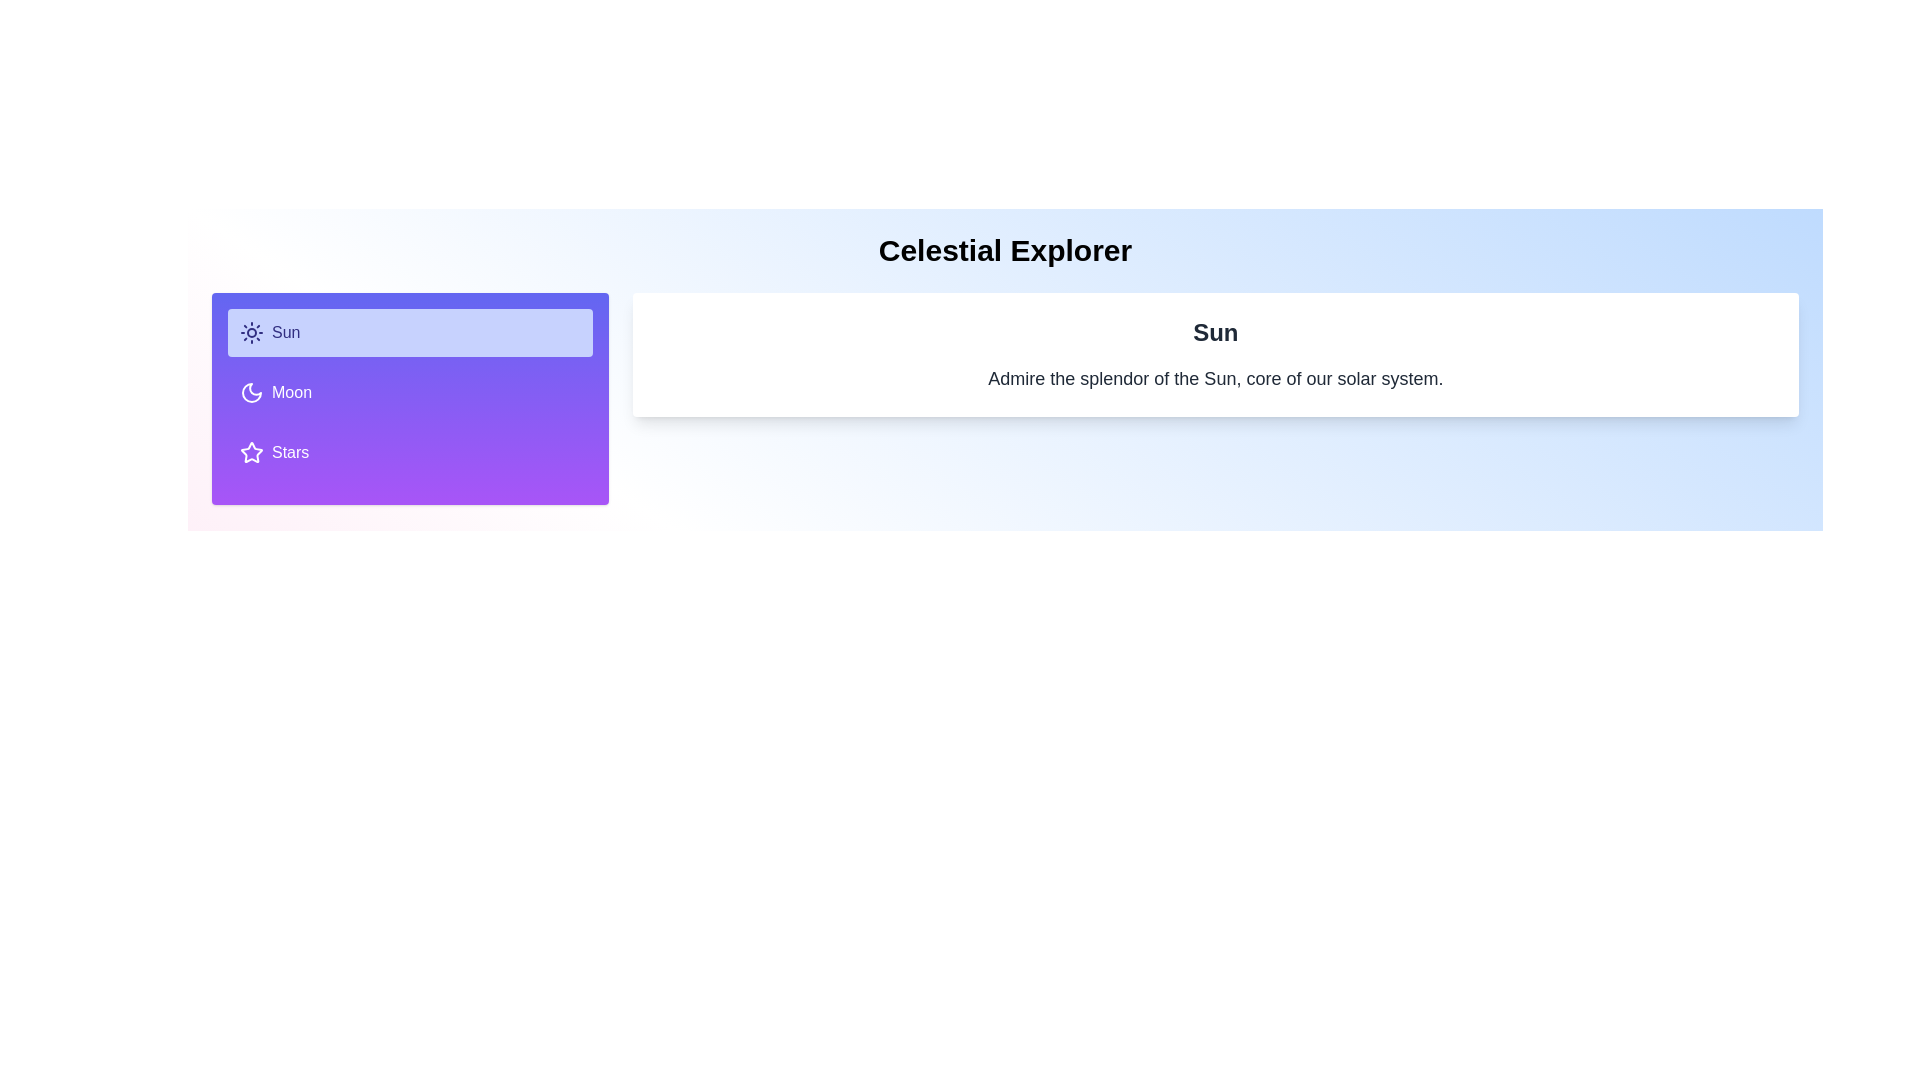 The width and height of the screenshot is (1920, 1080). What do you see at coordinates (408, 452) in the screenshot?
I see `the tab labeled Stars to inspect its content and layout` at bounding box center [408, 452].